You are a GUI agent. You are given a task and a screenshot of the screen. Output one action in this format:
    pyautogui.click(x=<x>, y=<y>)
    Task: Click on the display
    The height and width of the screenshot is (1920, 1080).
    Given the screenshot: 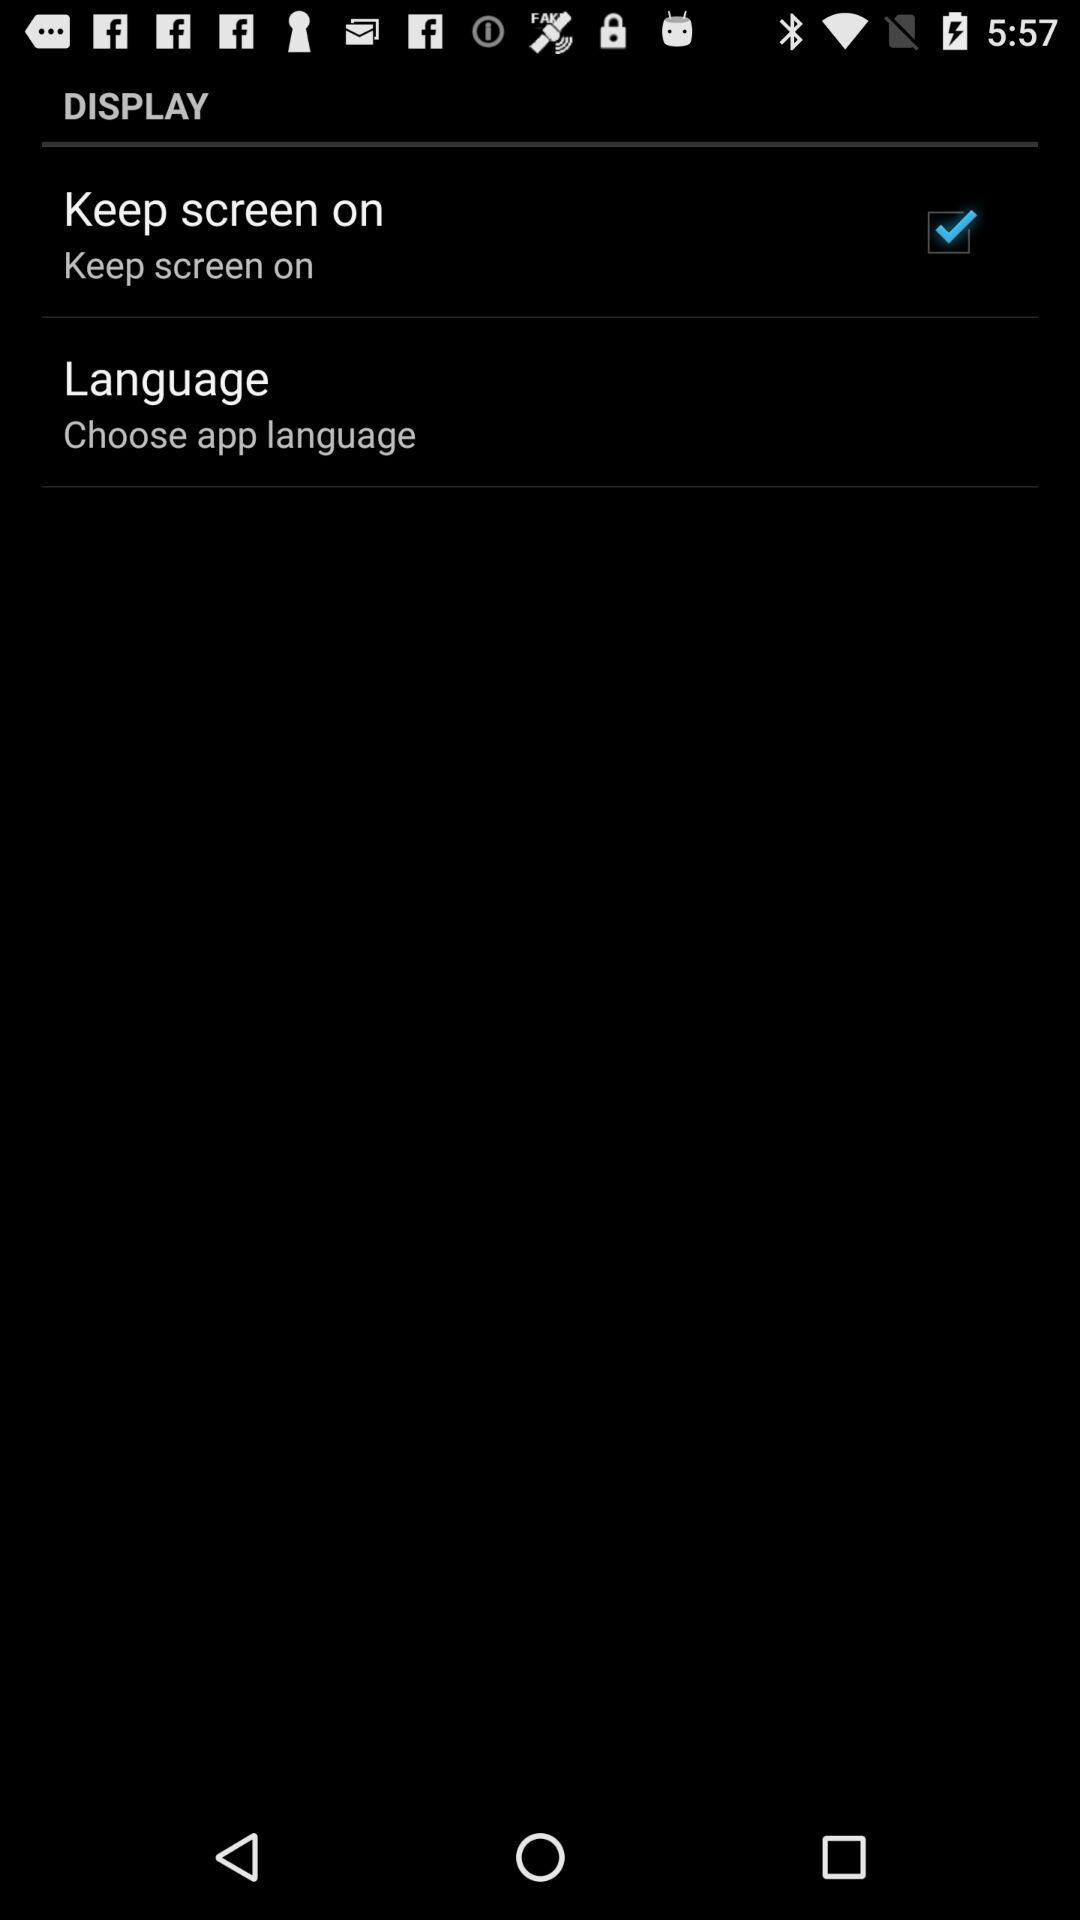 What is the action you would take?
    pyautogui.click(x=540, y=104)
    